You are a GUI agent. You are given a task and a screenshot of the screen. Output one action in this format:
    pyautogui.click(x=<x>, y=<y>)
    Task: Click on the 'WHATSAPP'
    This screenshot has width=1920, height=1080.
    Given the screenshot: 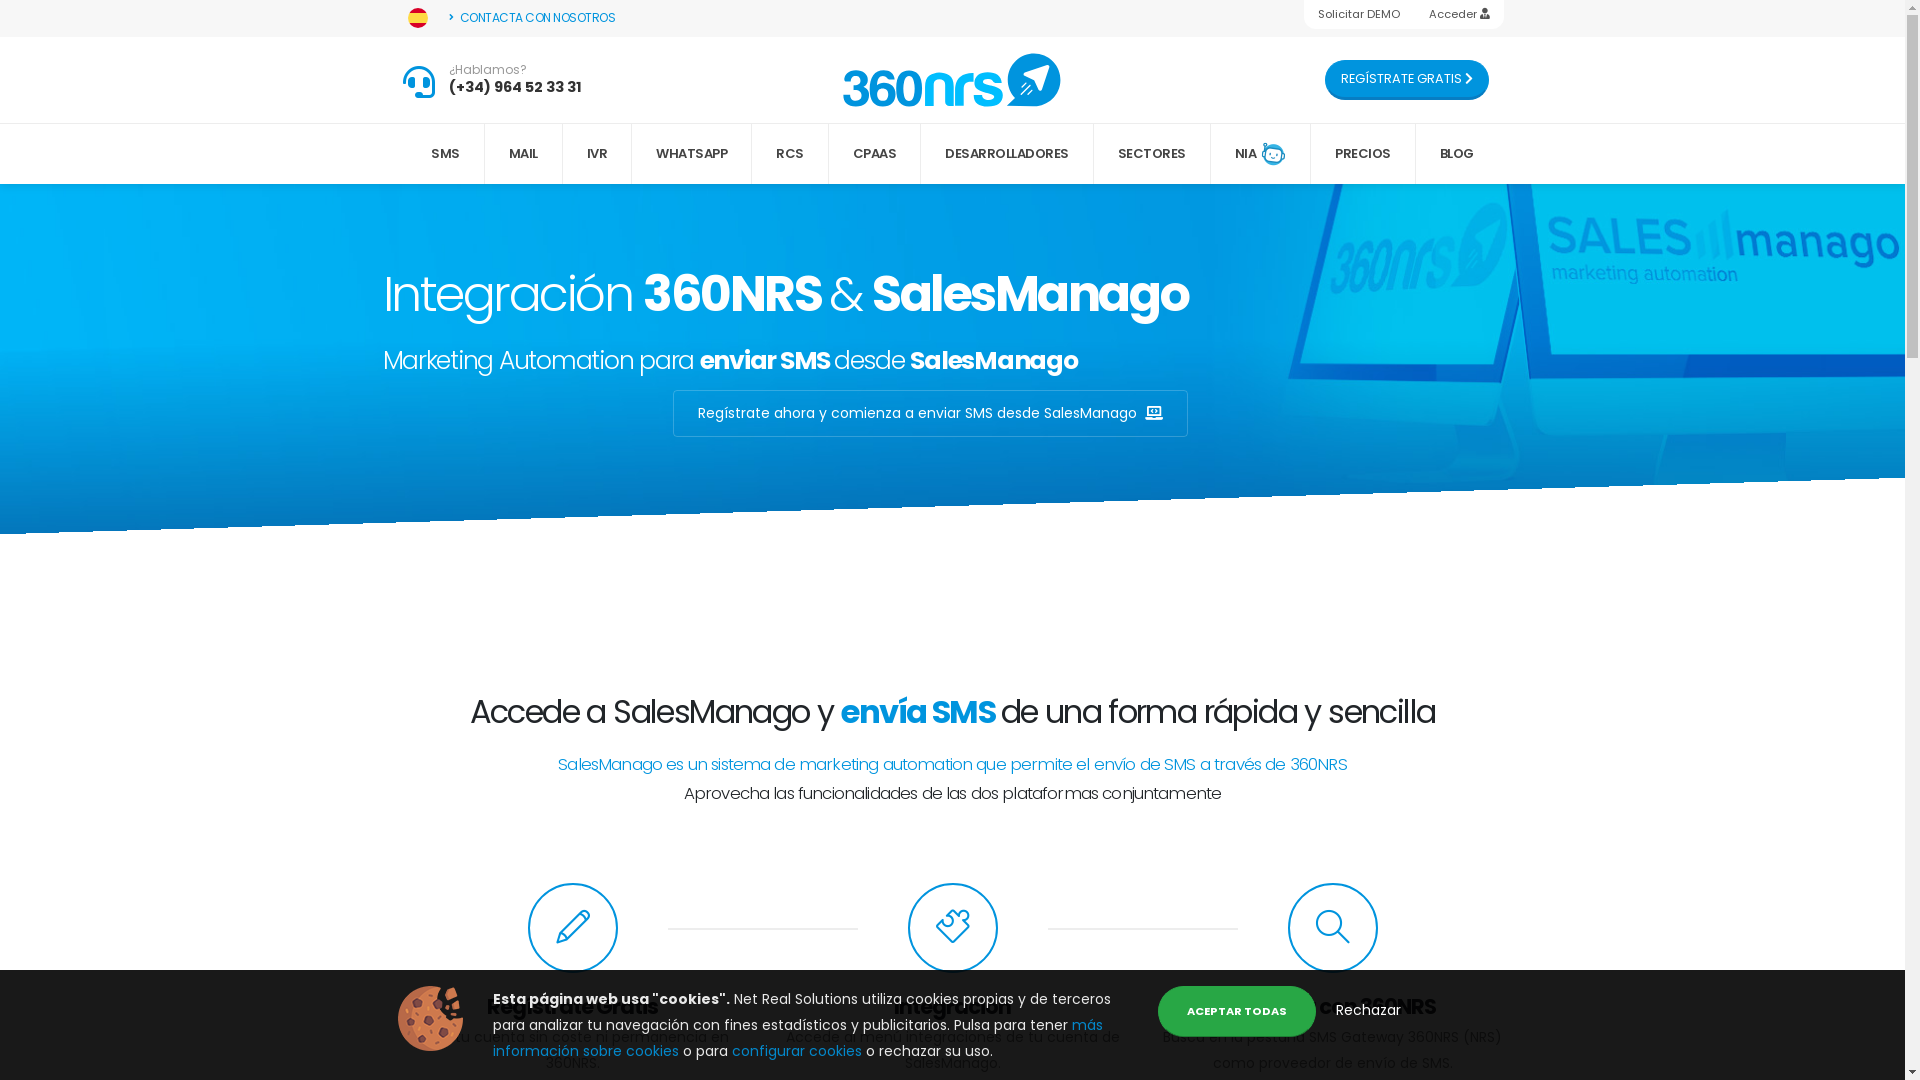 What is the action you would take?
    pyautogui.click(x=631, y=153)
    